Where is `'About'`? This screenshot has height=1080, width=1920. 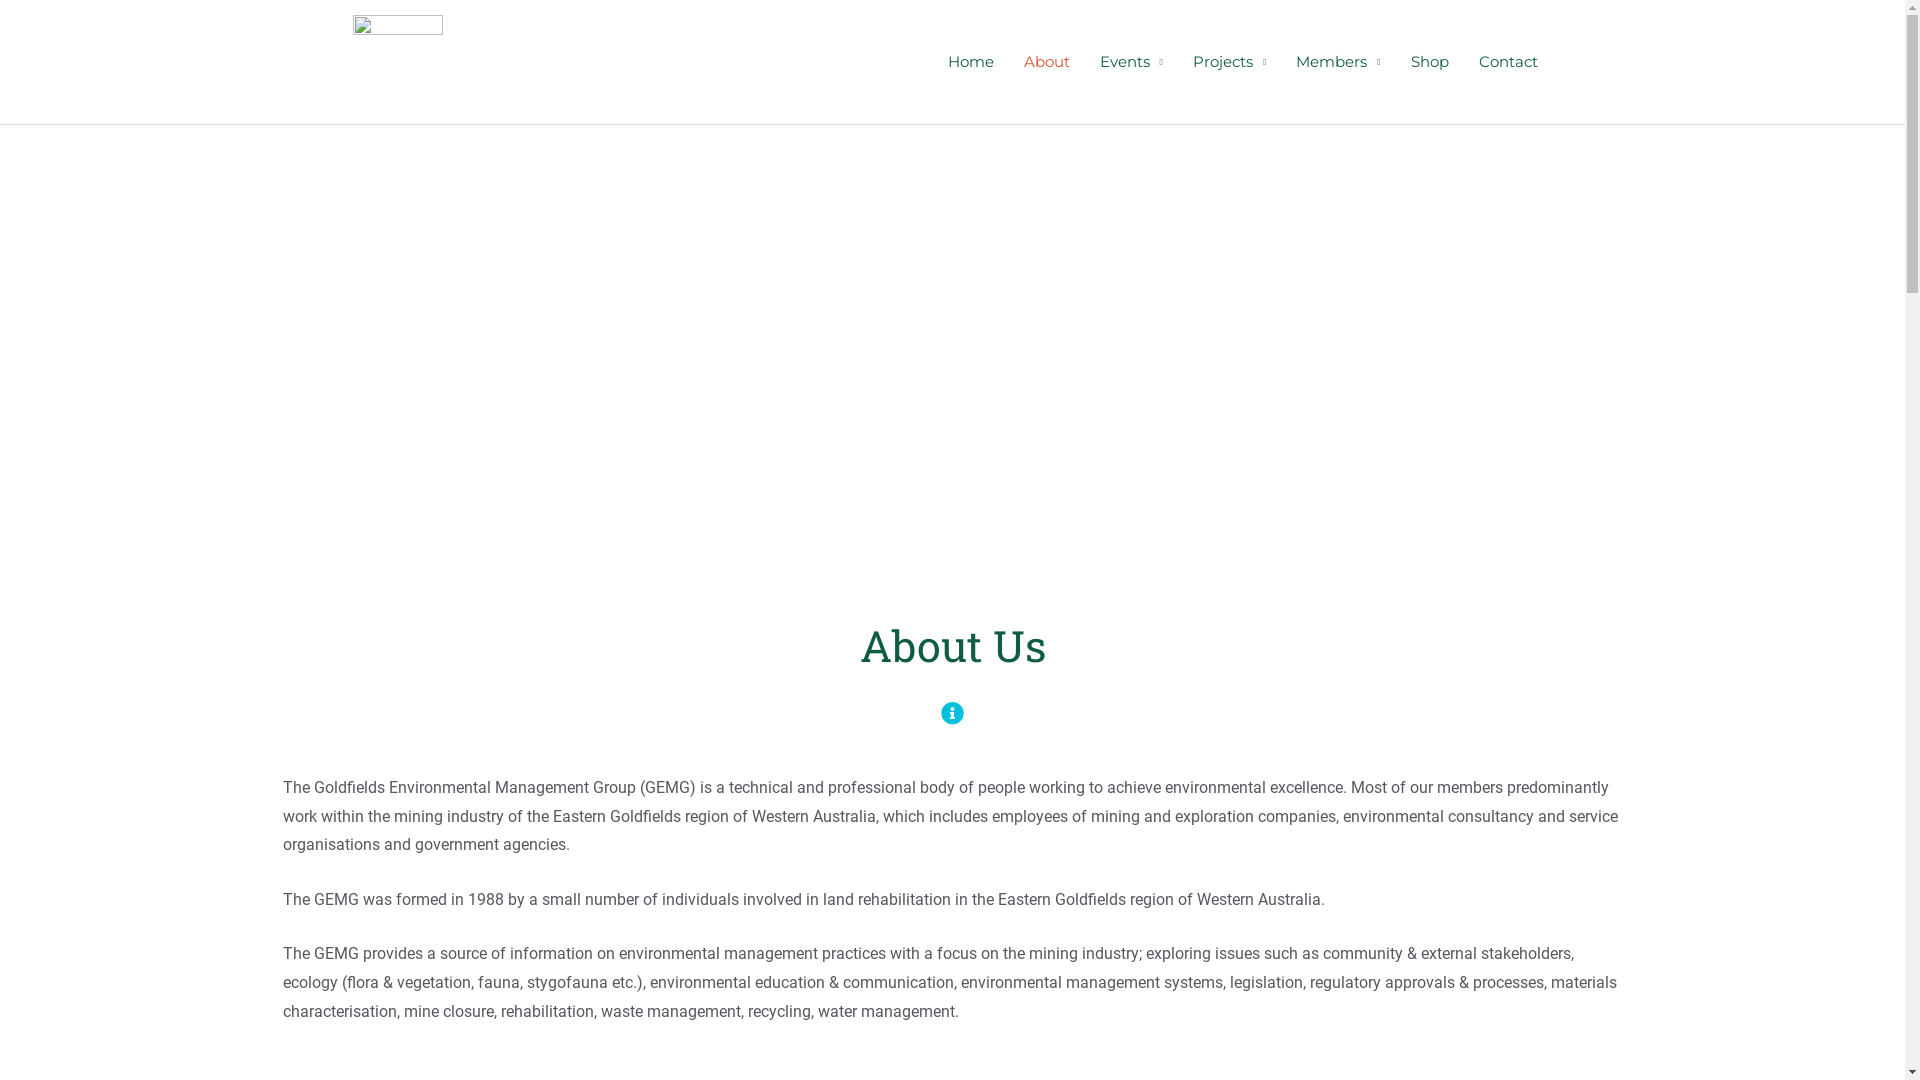
'About' is located at coordinates (1008, 60).